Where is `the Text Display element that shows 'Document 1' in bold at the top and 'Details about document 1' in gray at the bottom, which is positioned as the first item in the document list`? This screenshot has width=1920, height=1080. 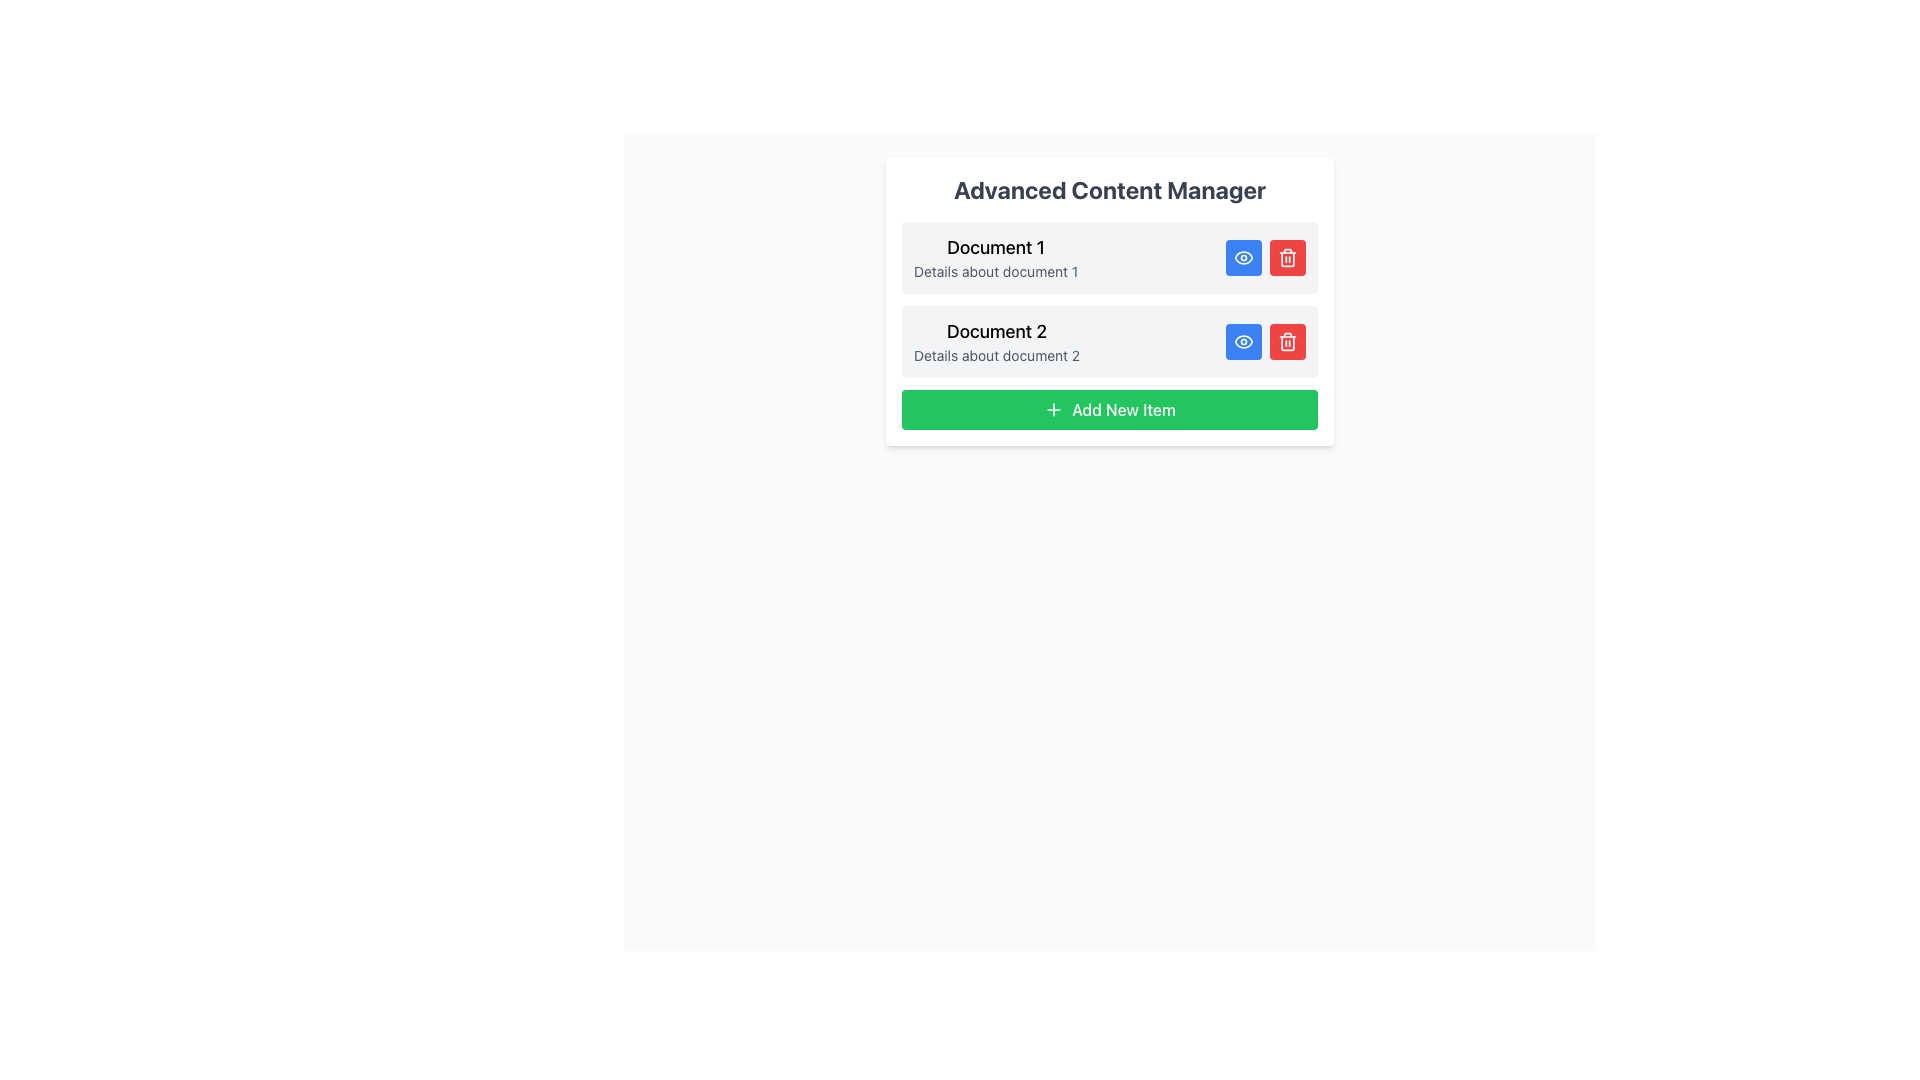
the Text Display element that shows 'Document 1' in bold at the top and 'Details about document 1' in gray at the bottom, which is positioned as the first item in the document list is located at coordinates (996, 257).